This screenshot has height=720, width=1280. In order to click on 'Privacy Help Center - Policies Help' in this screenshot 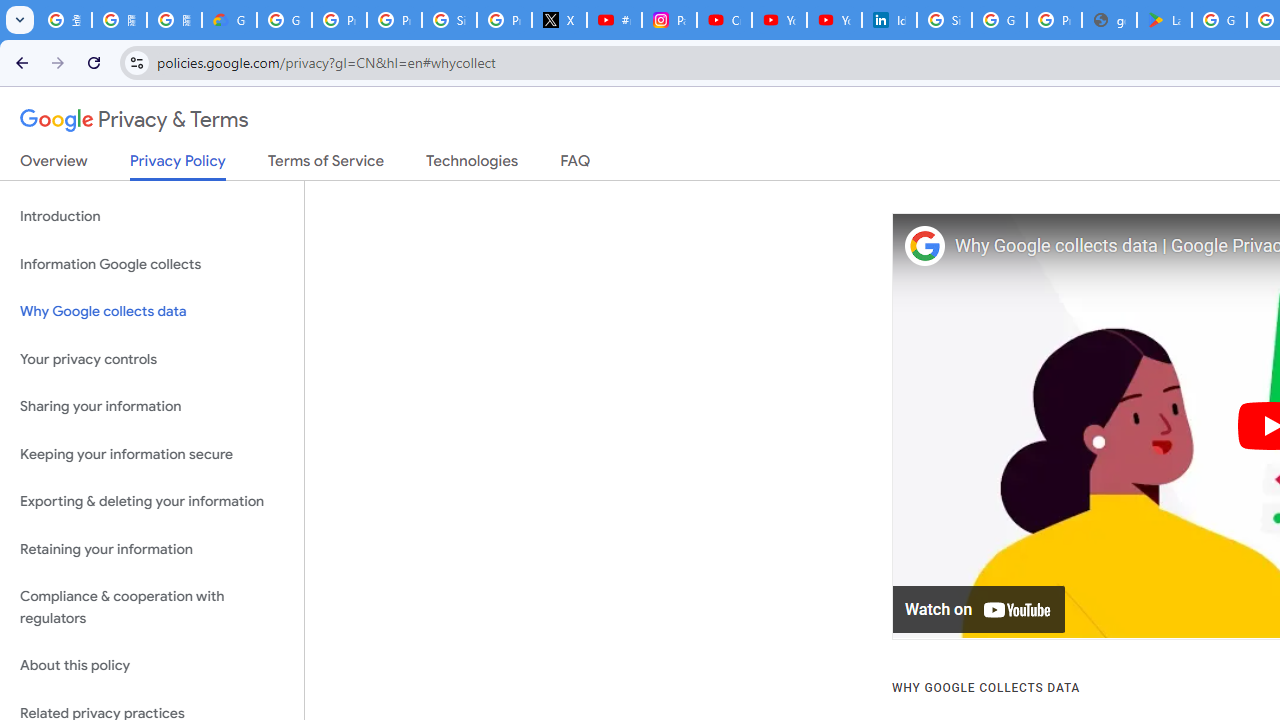, I will do `click(394, 20)`.